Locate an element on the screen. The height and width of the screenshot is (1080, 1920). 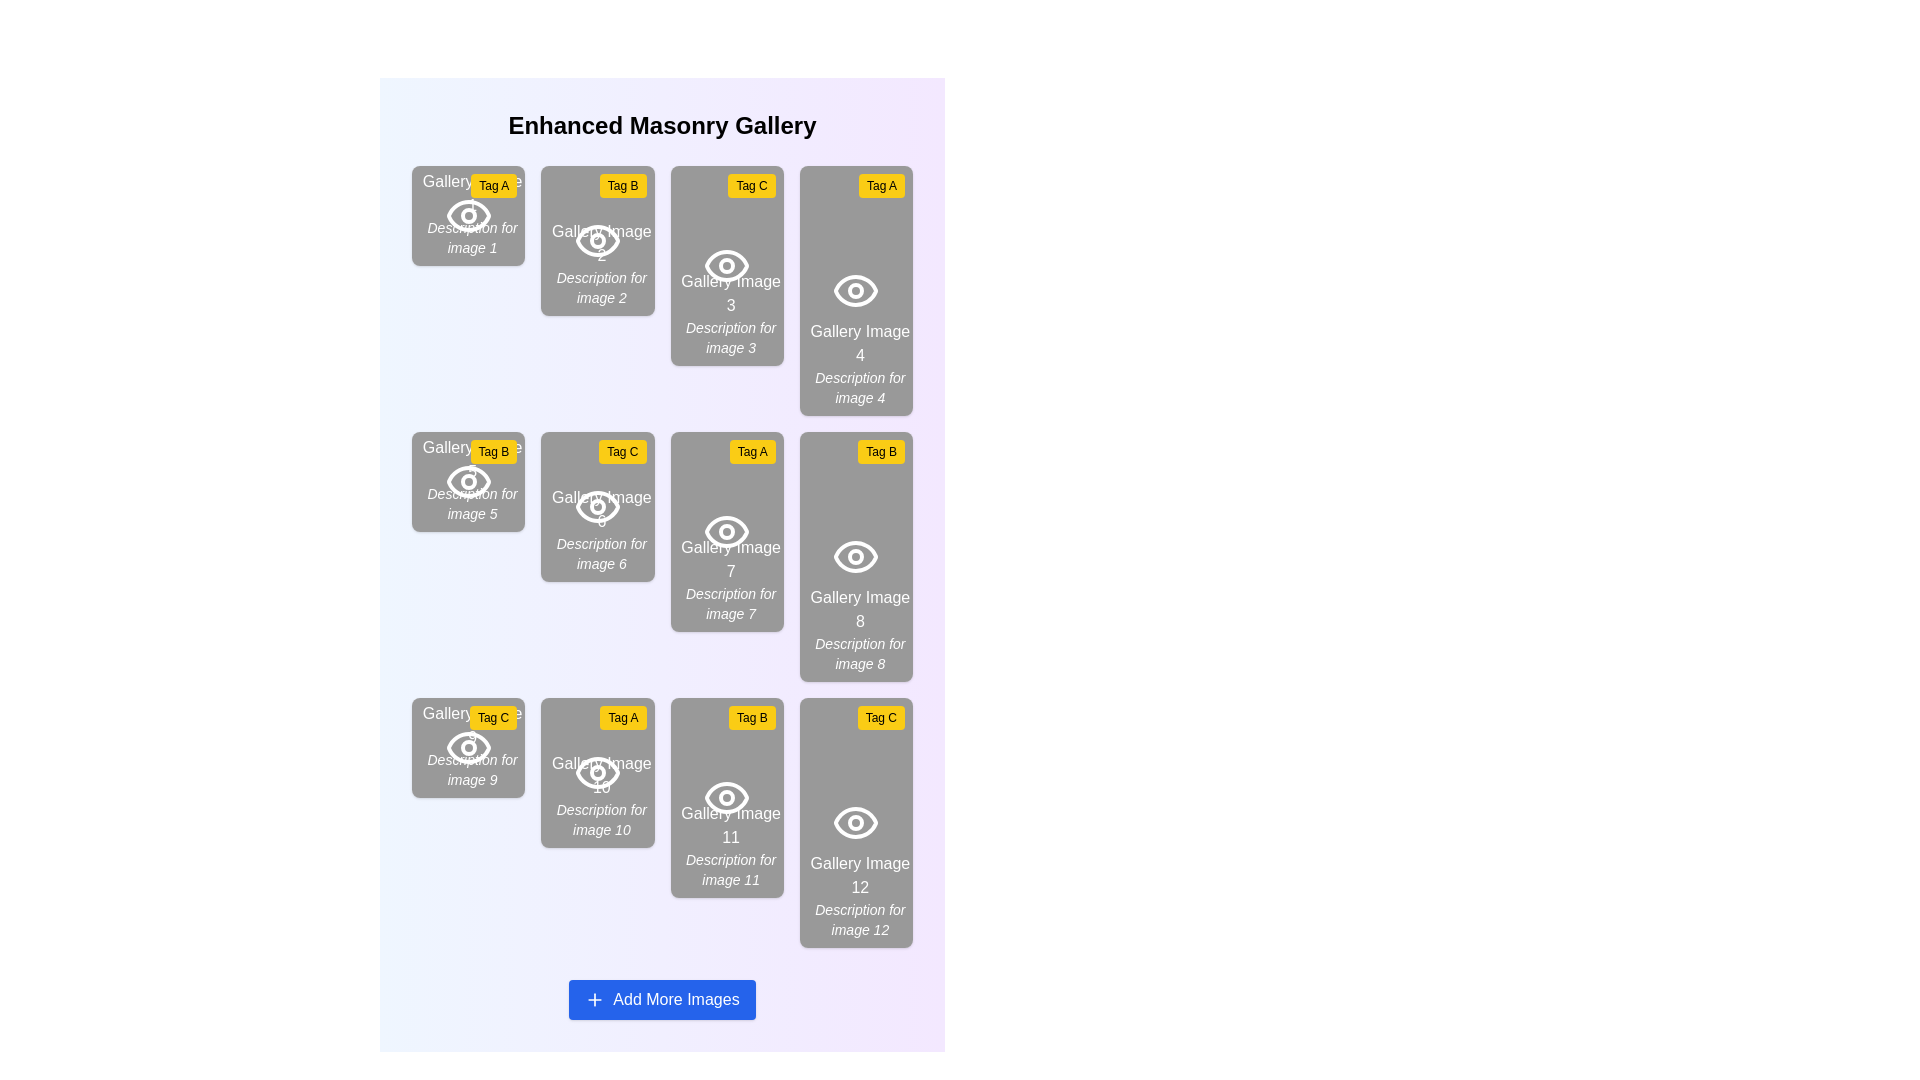
the text label displaying 'Gallery Image 10', which is located in the fourth row, second column of the grid layout, above the descriptive text labeled 'Description for image 10' is located at coordinates (600, 774).